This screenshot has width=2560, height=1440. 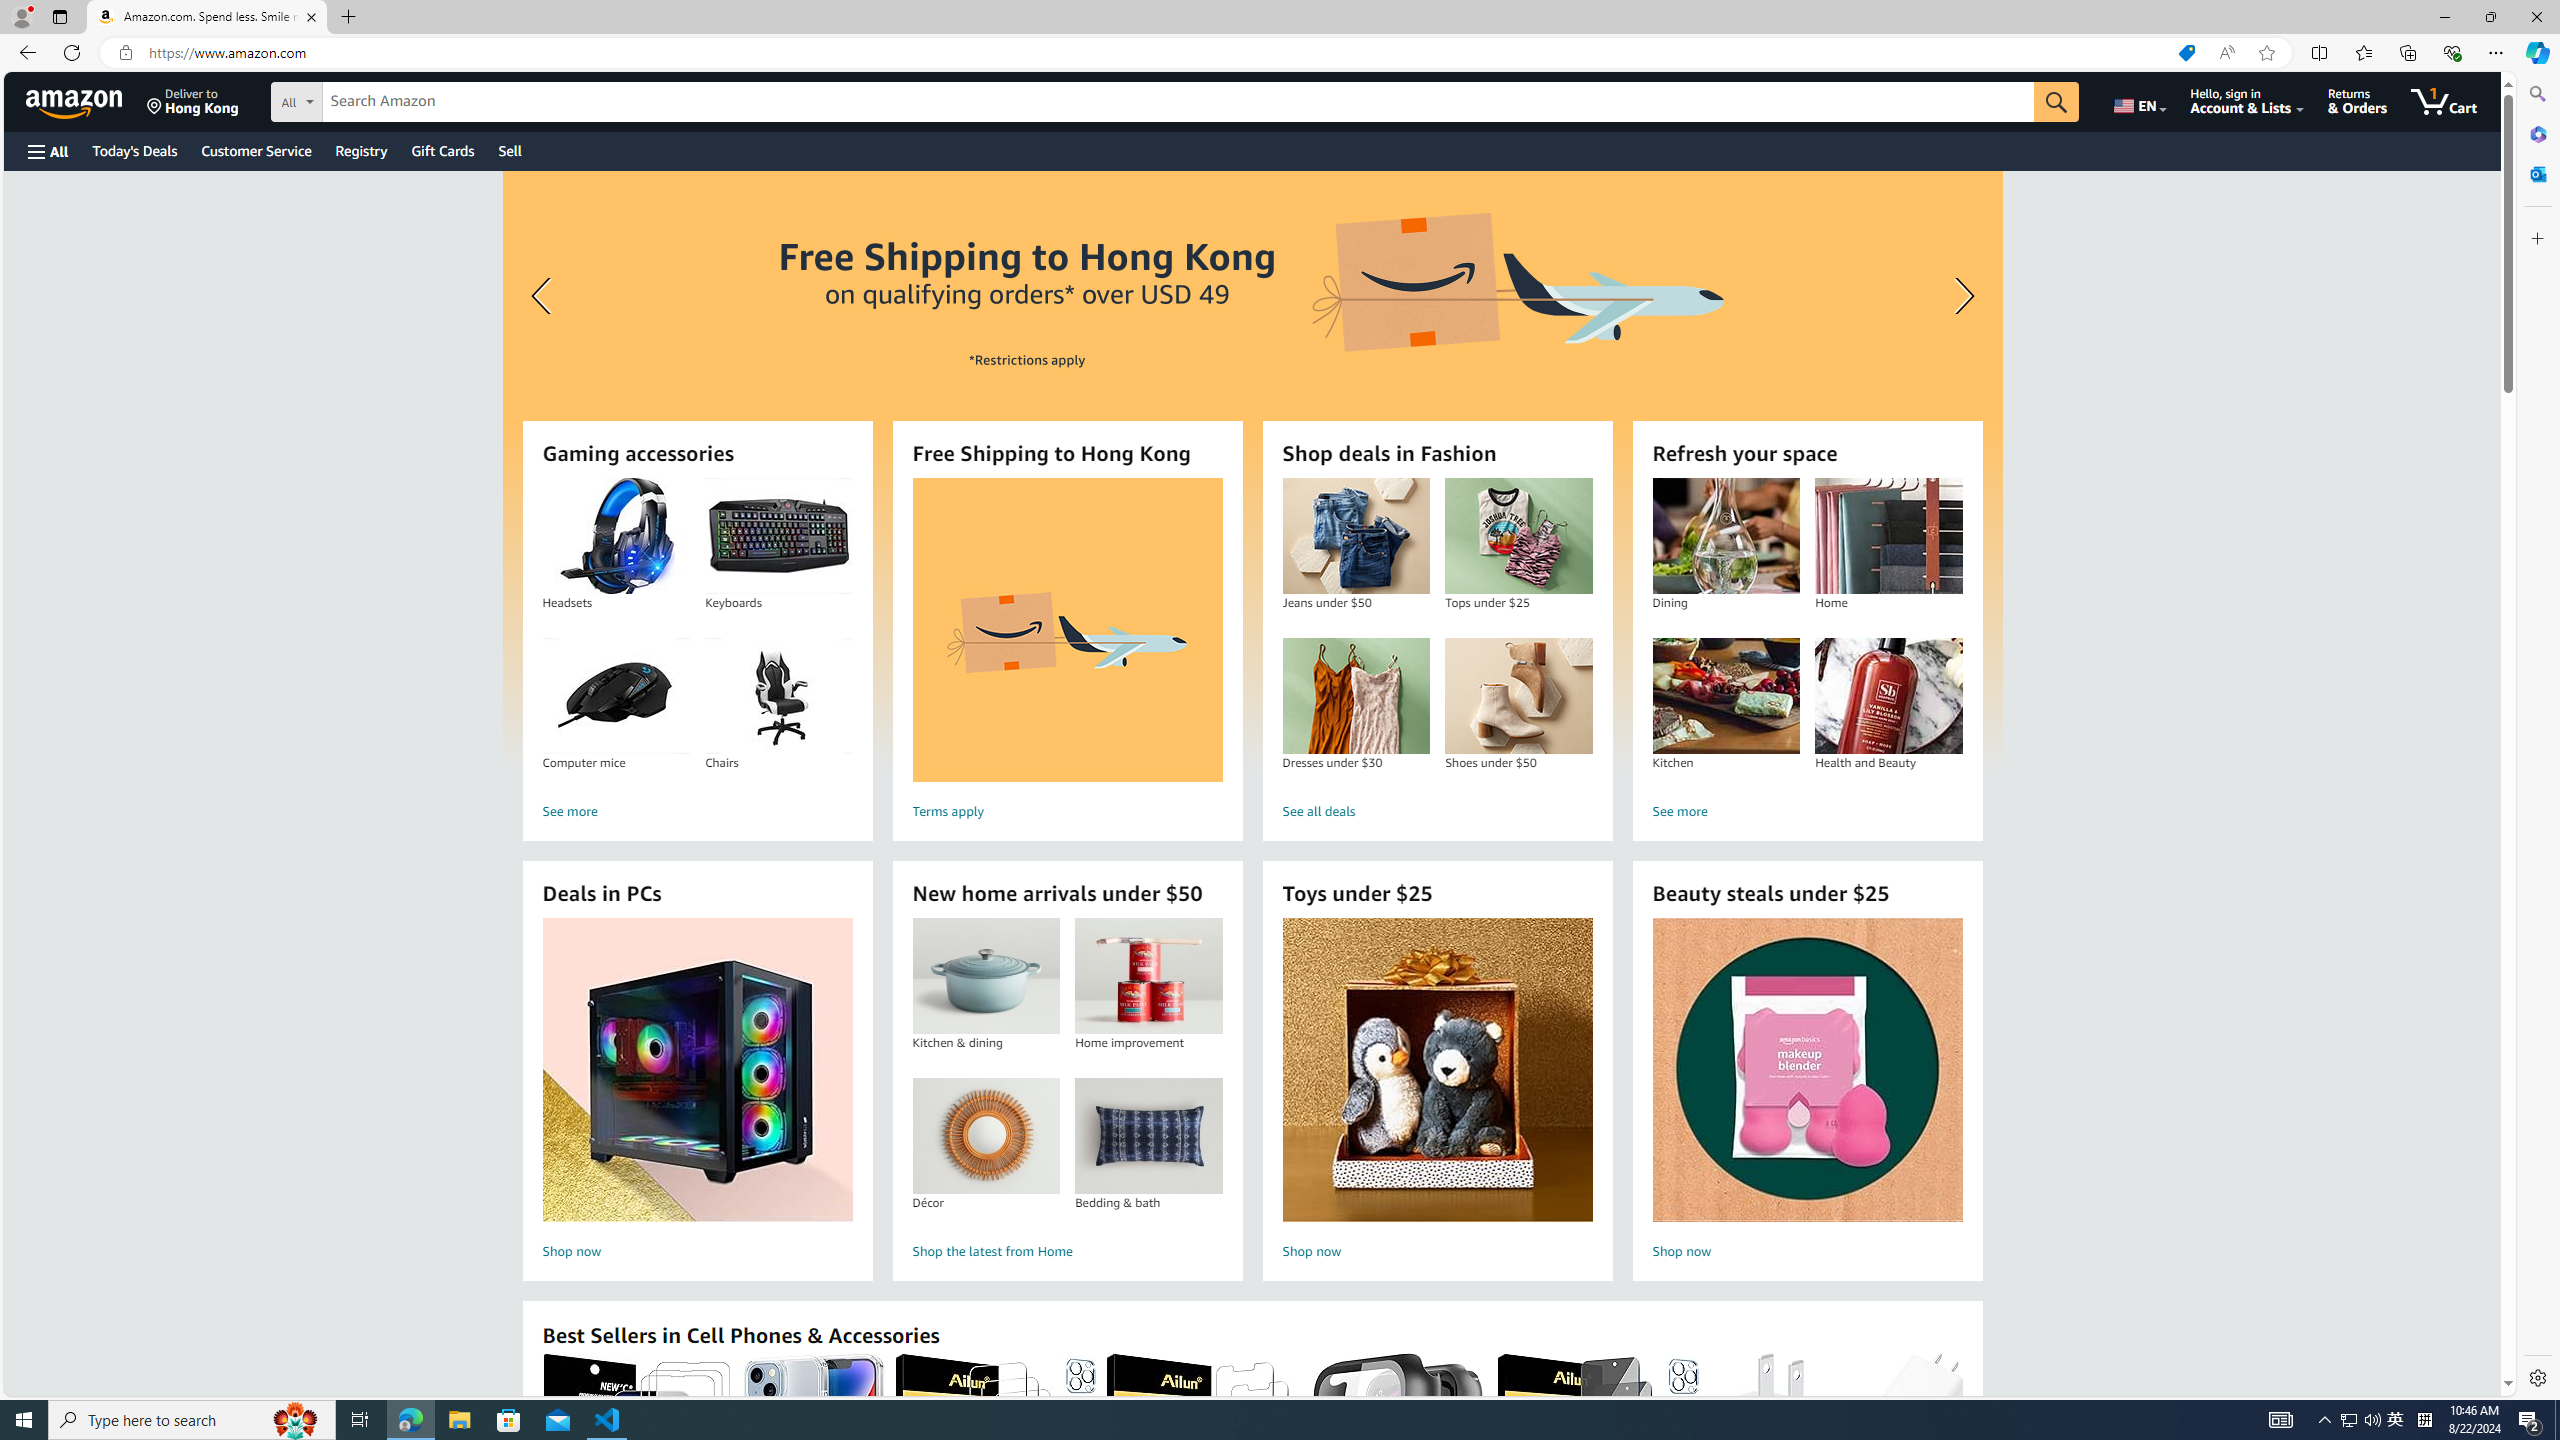 What do you see at coordinates (46, 150) in the screenshot?
I see `'Open Menu'` at bounding box center [46, 150].